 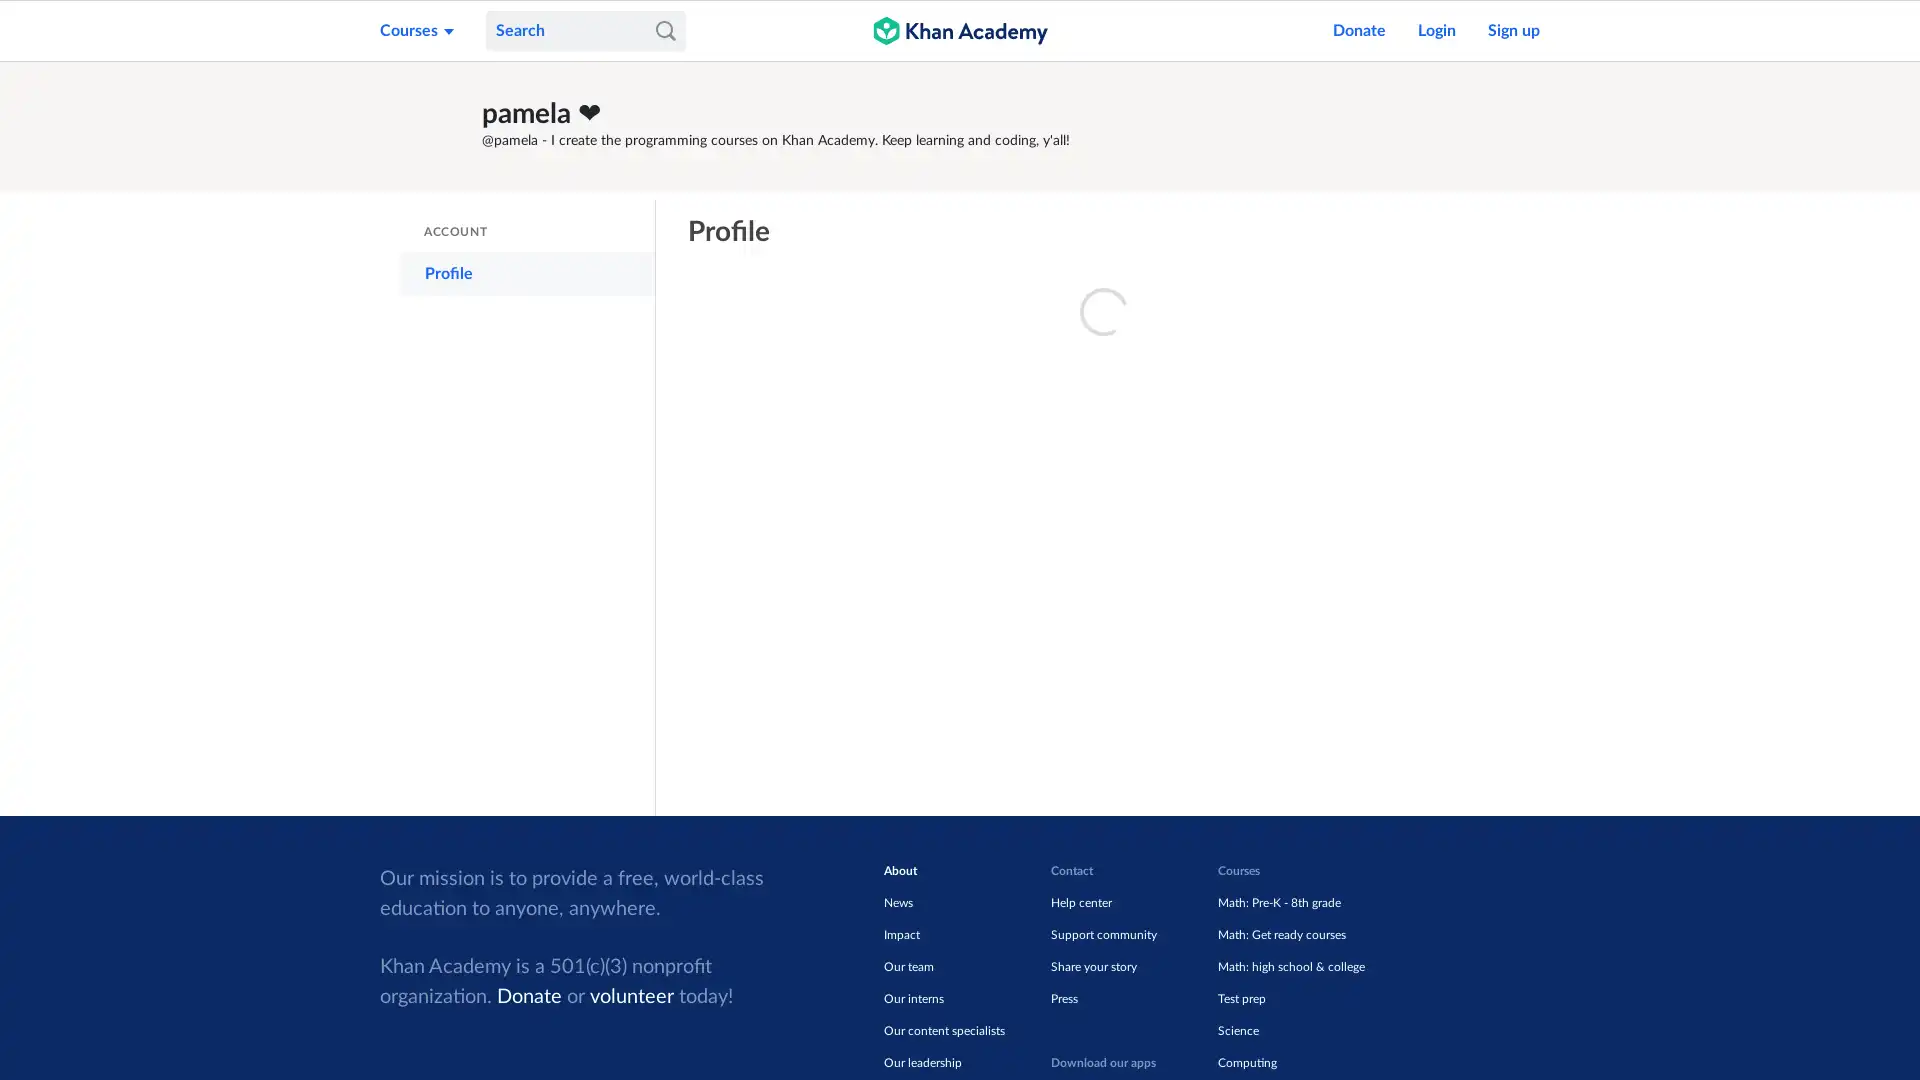 I want to click on Courses, so click(x=416, y=30).